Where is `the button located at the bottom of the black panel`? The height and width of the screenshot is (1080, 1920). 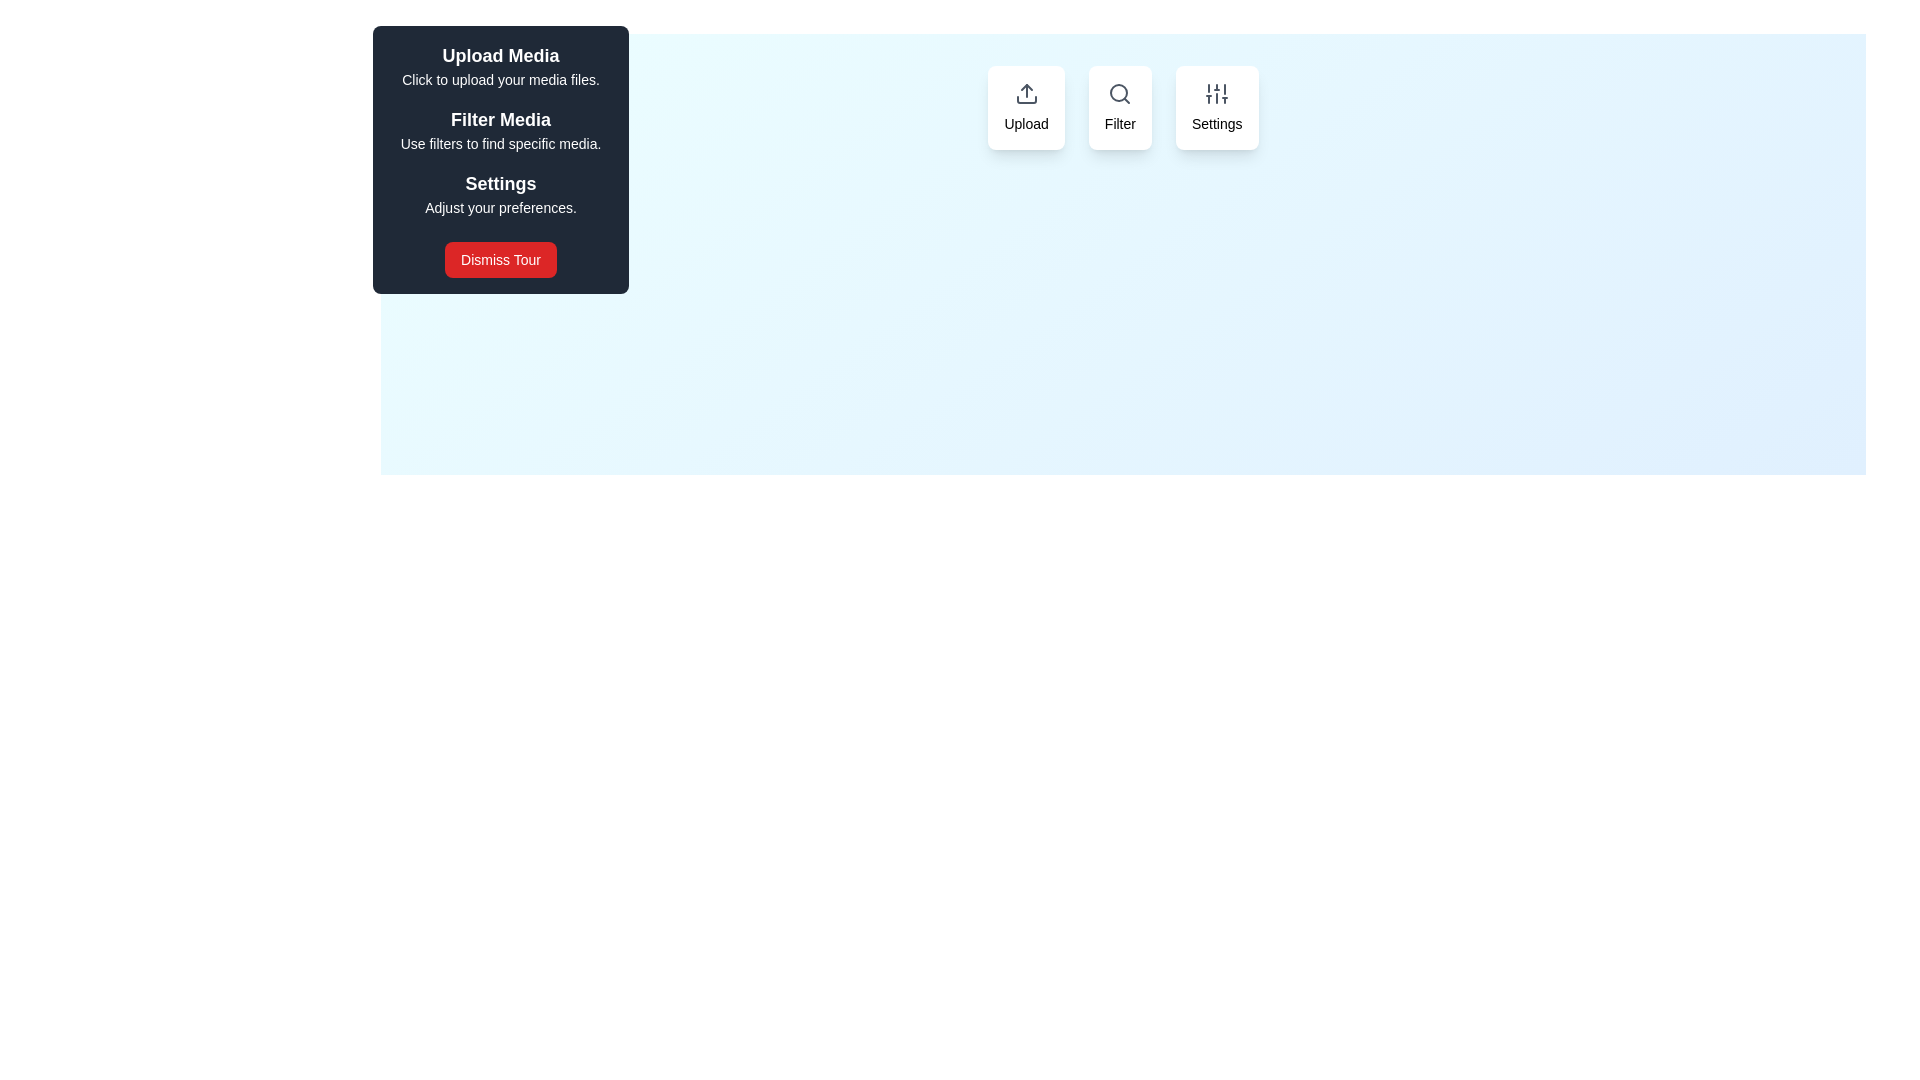 the button located at the bottom of the black panel is located at coordinates (500, 258).